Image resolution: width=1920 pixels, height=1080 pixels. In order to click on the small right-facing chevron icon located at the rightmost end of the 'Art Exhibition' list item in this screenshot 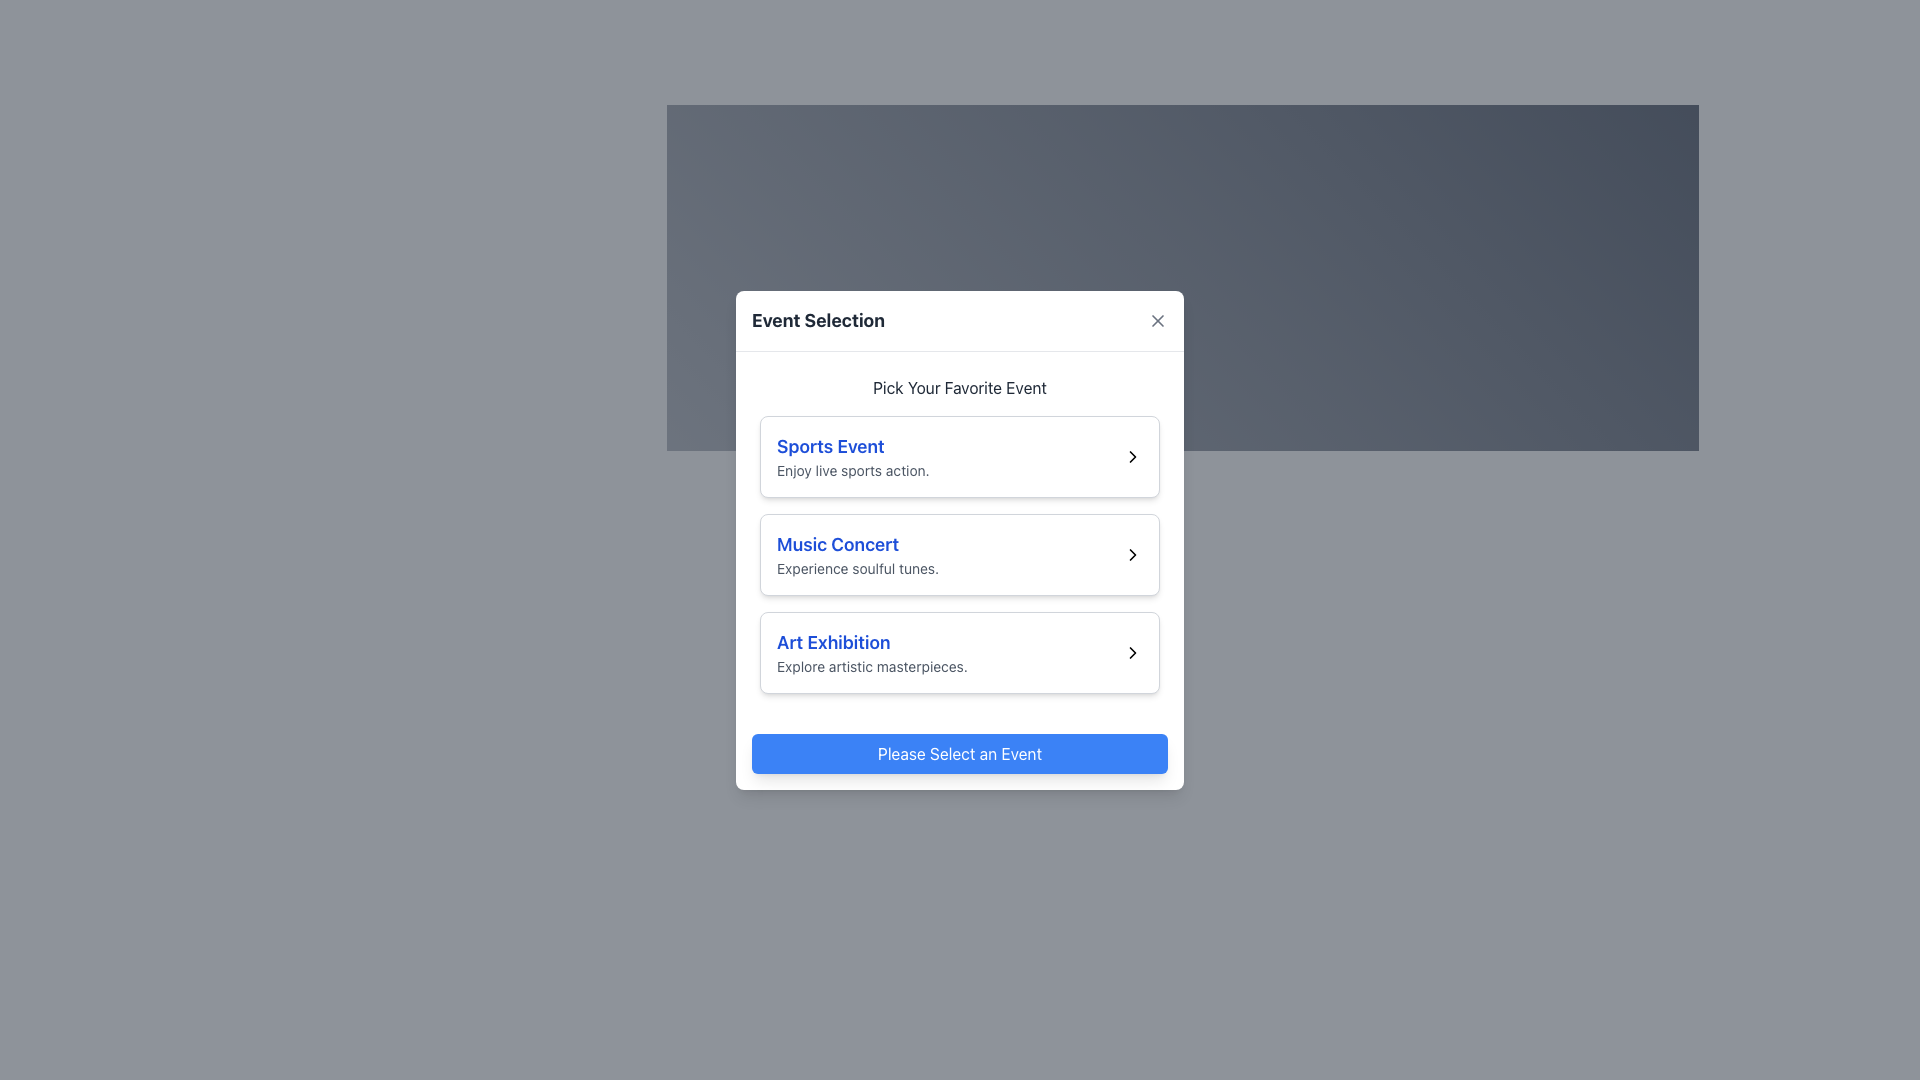, I will do `click(1132, 651)`.